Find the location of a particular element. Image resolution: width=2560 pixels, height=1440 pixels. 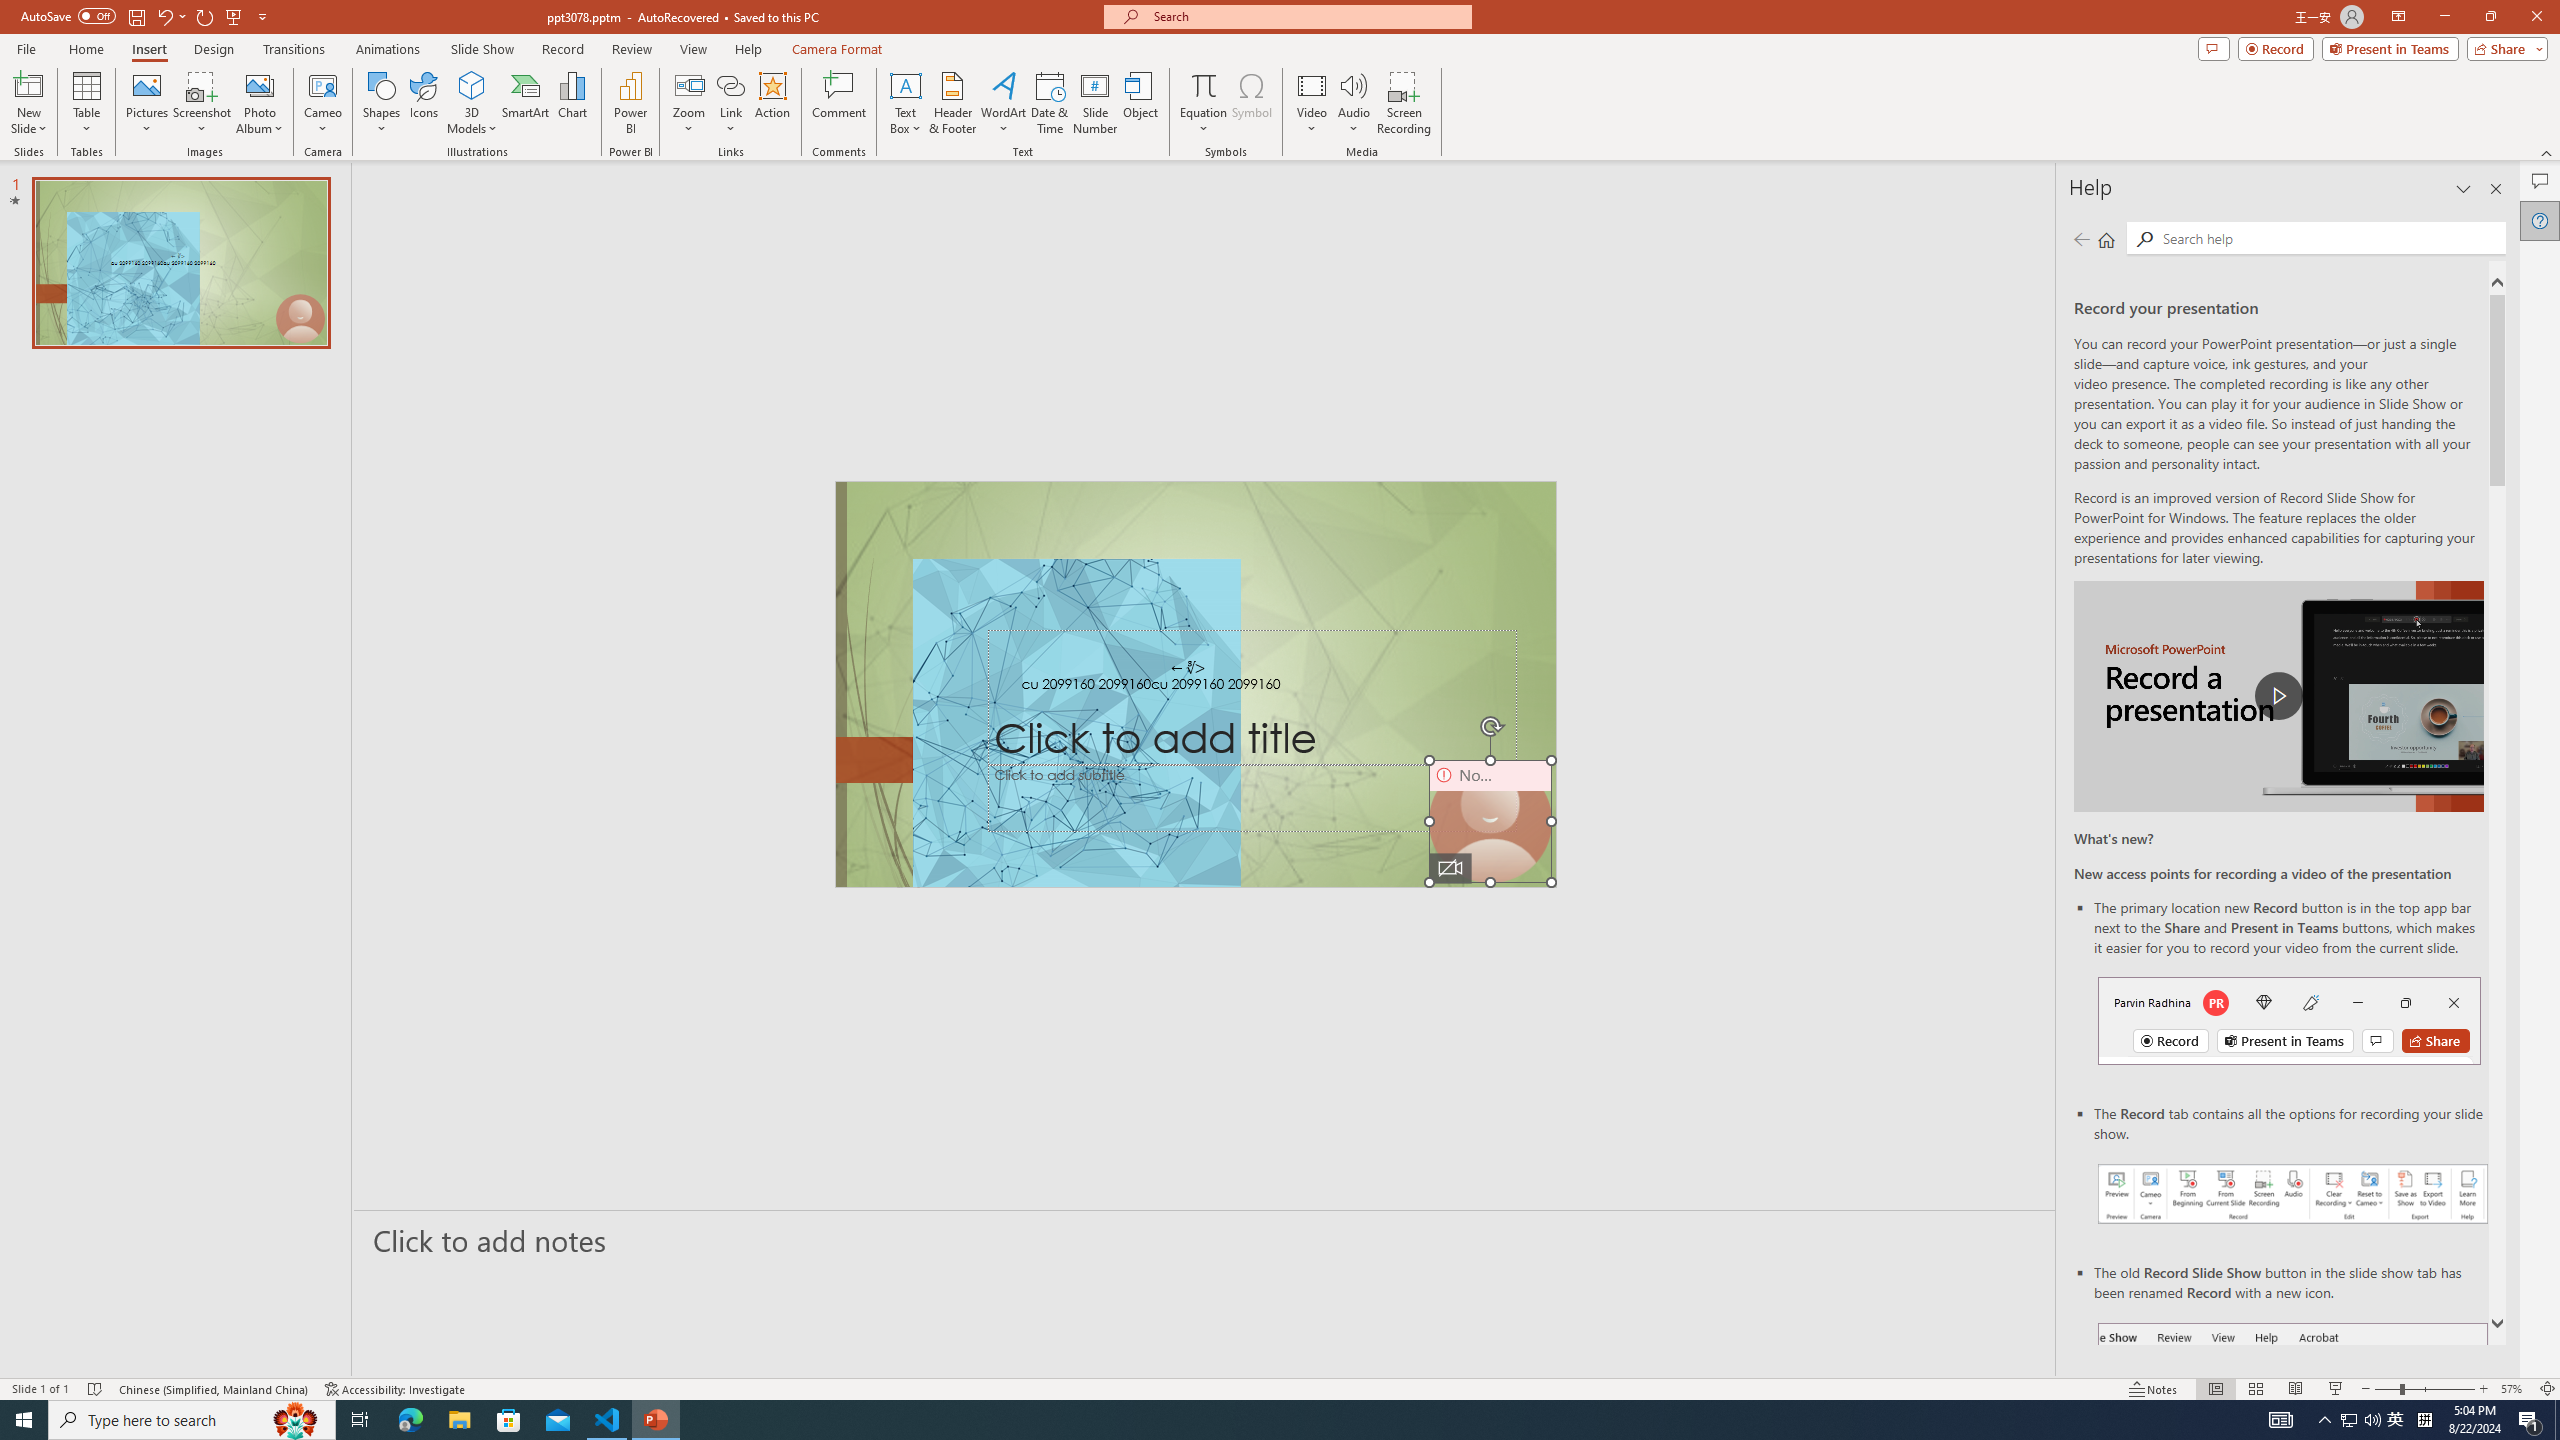

'play Record a Presentation' is located at coordinates (2278, 696).